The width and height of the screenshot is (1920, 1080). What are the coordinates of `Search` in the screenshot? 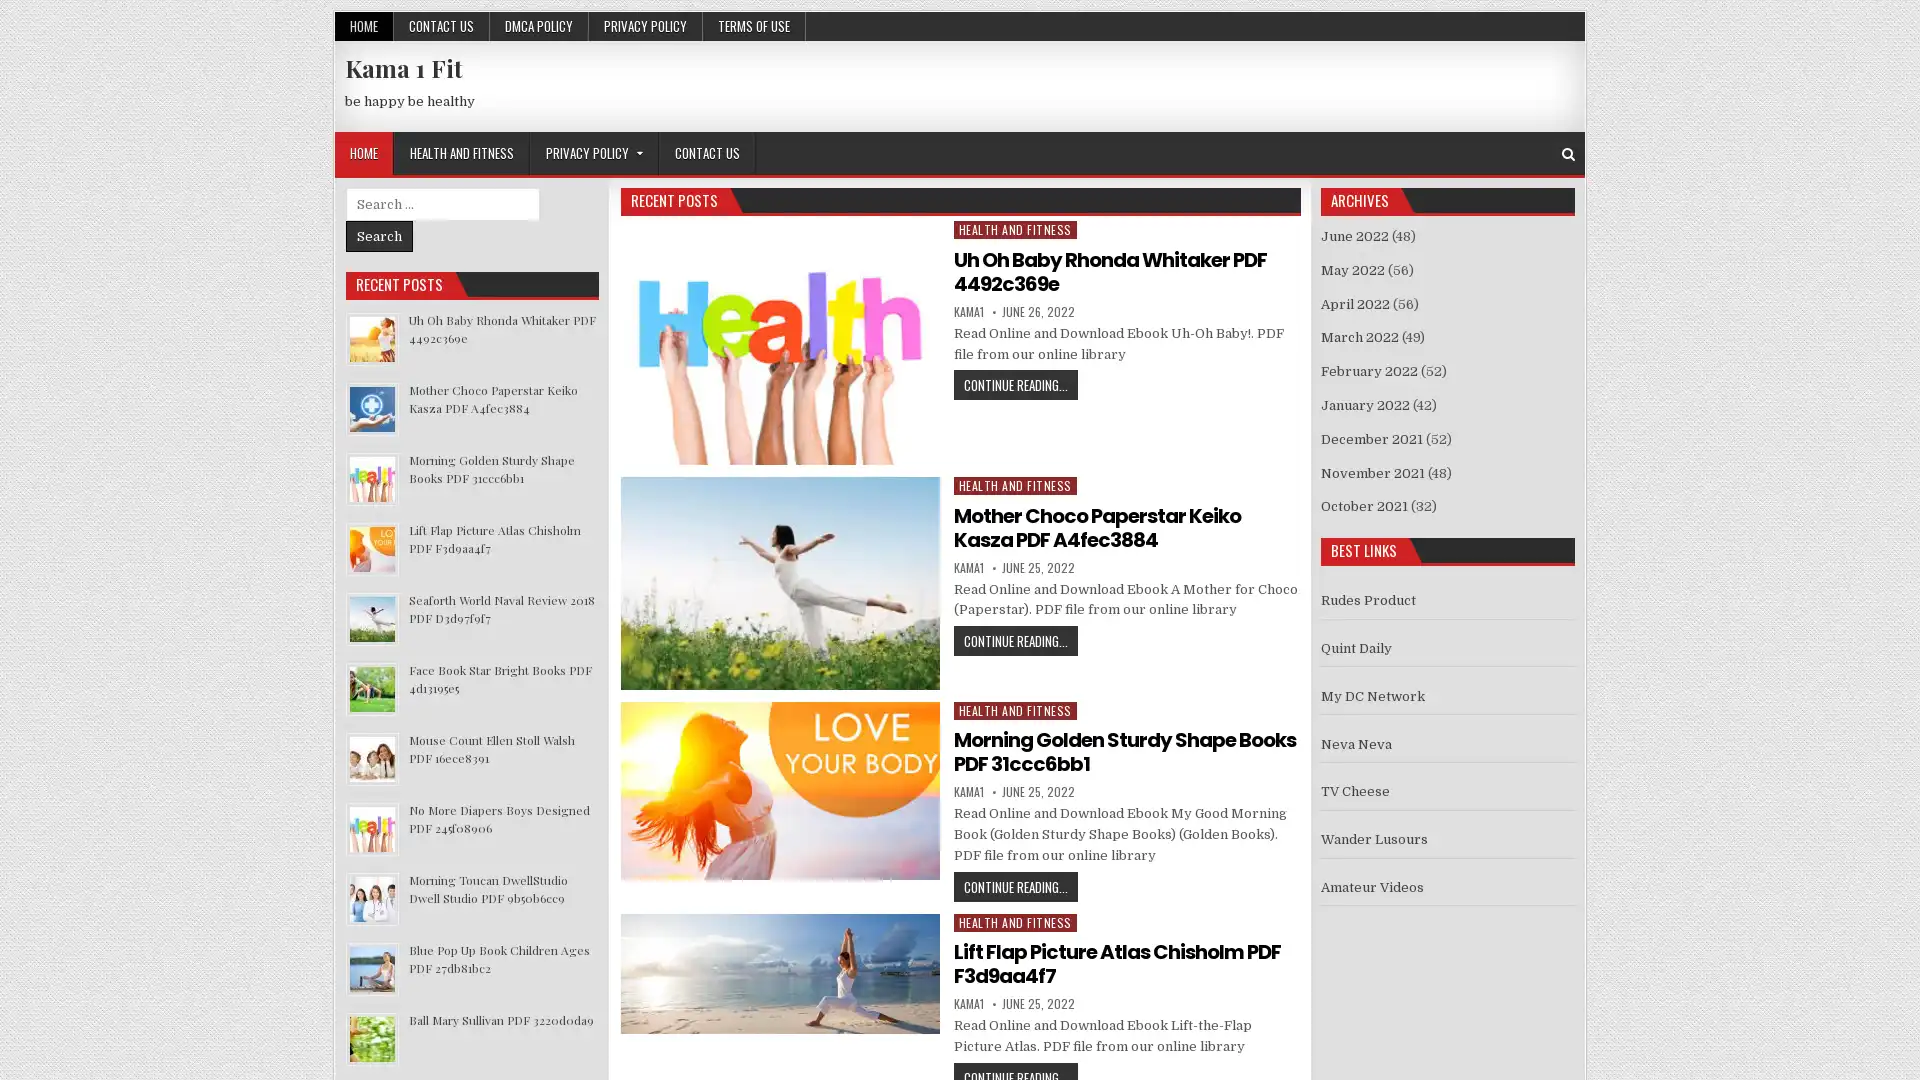 It's located at (378, 235).